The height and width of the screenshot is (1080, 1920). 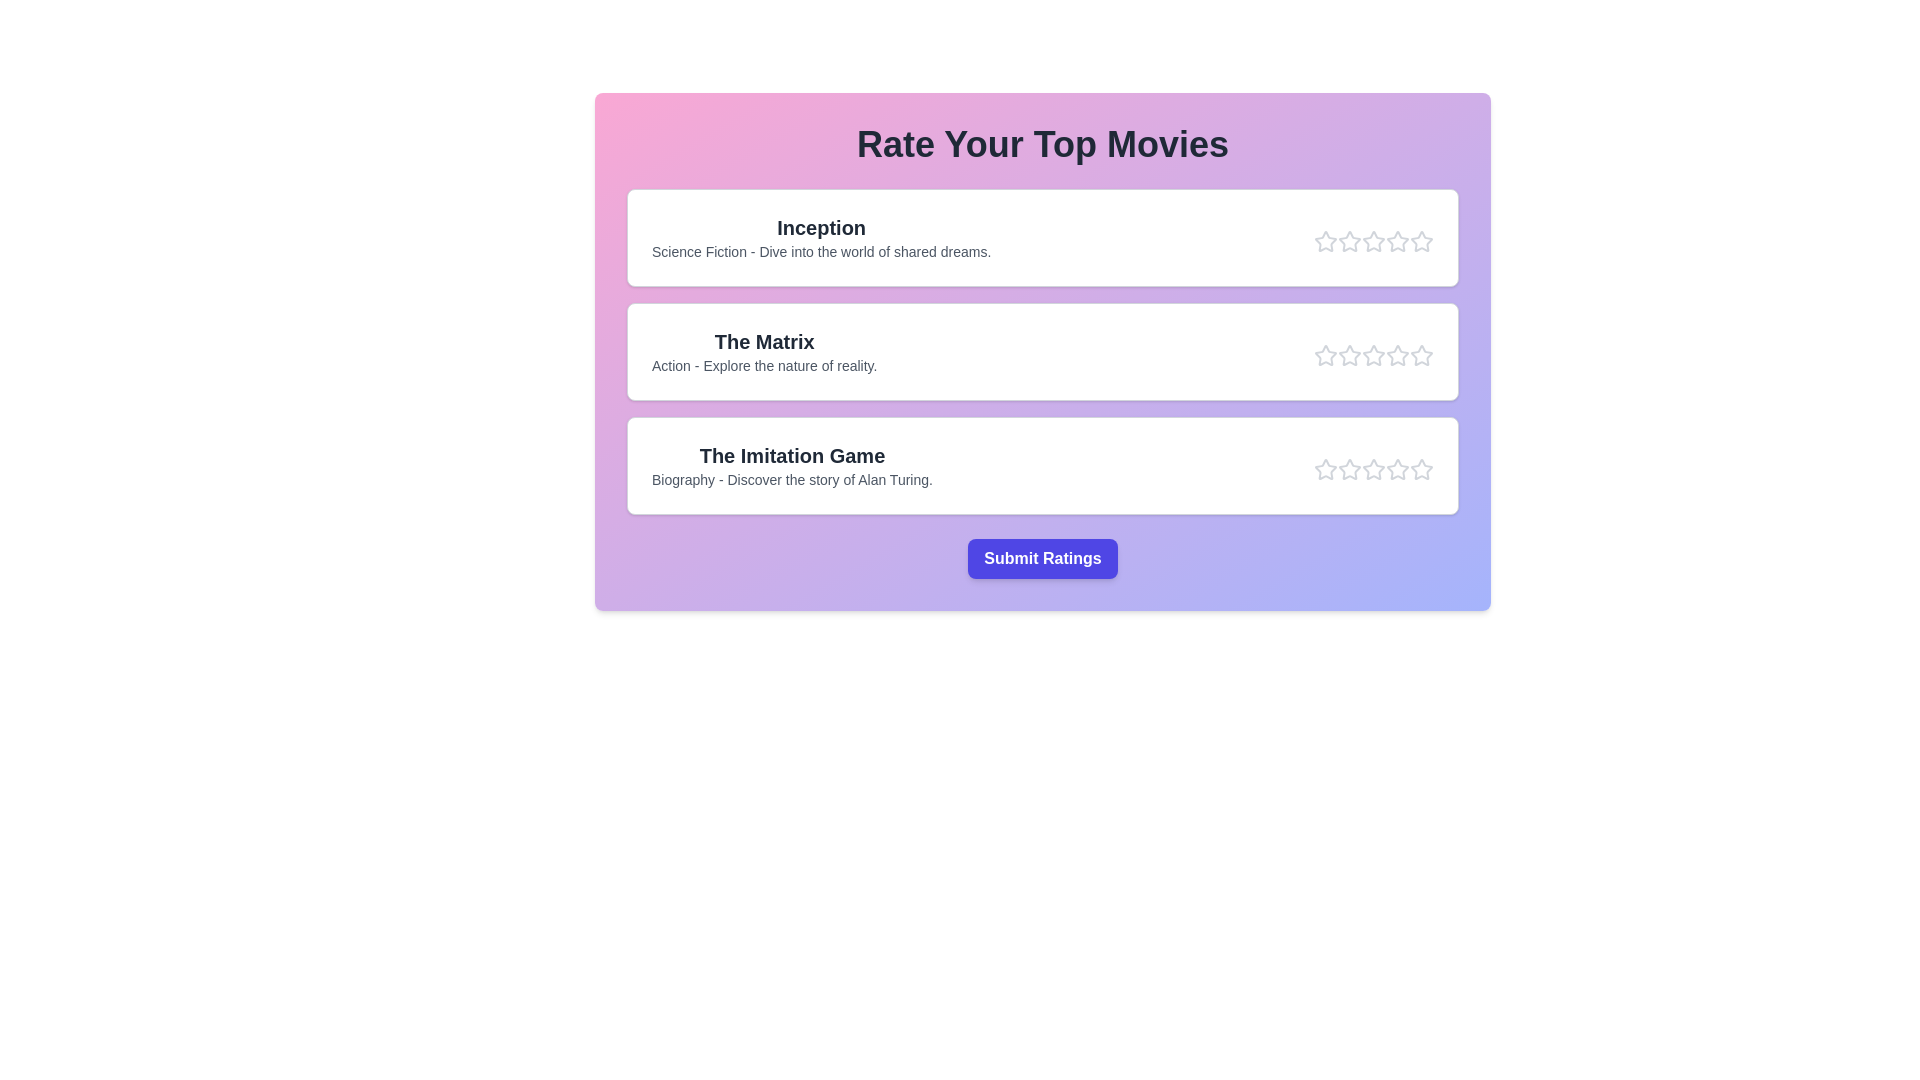 What do you see at coordinates (1349, 354) in the screenshot?
I see `the star corresponding to the rating 2 for the movie The Matrix` at bounding box center [1349, 354].